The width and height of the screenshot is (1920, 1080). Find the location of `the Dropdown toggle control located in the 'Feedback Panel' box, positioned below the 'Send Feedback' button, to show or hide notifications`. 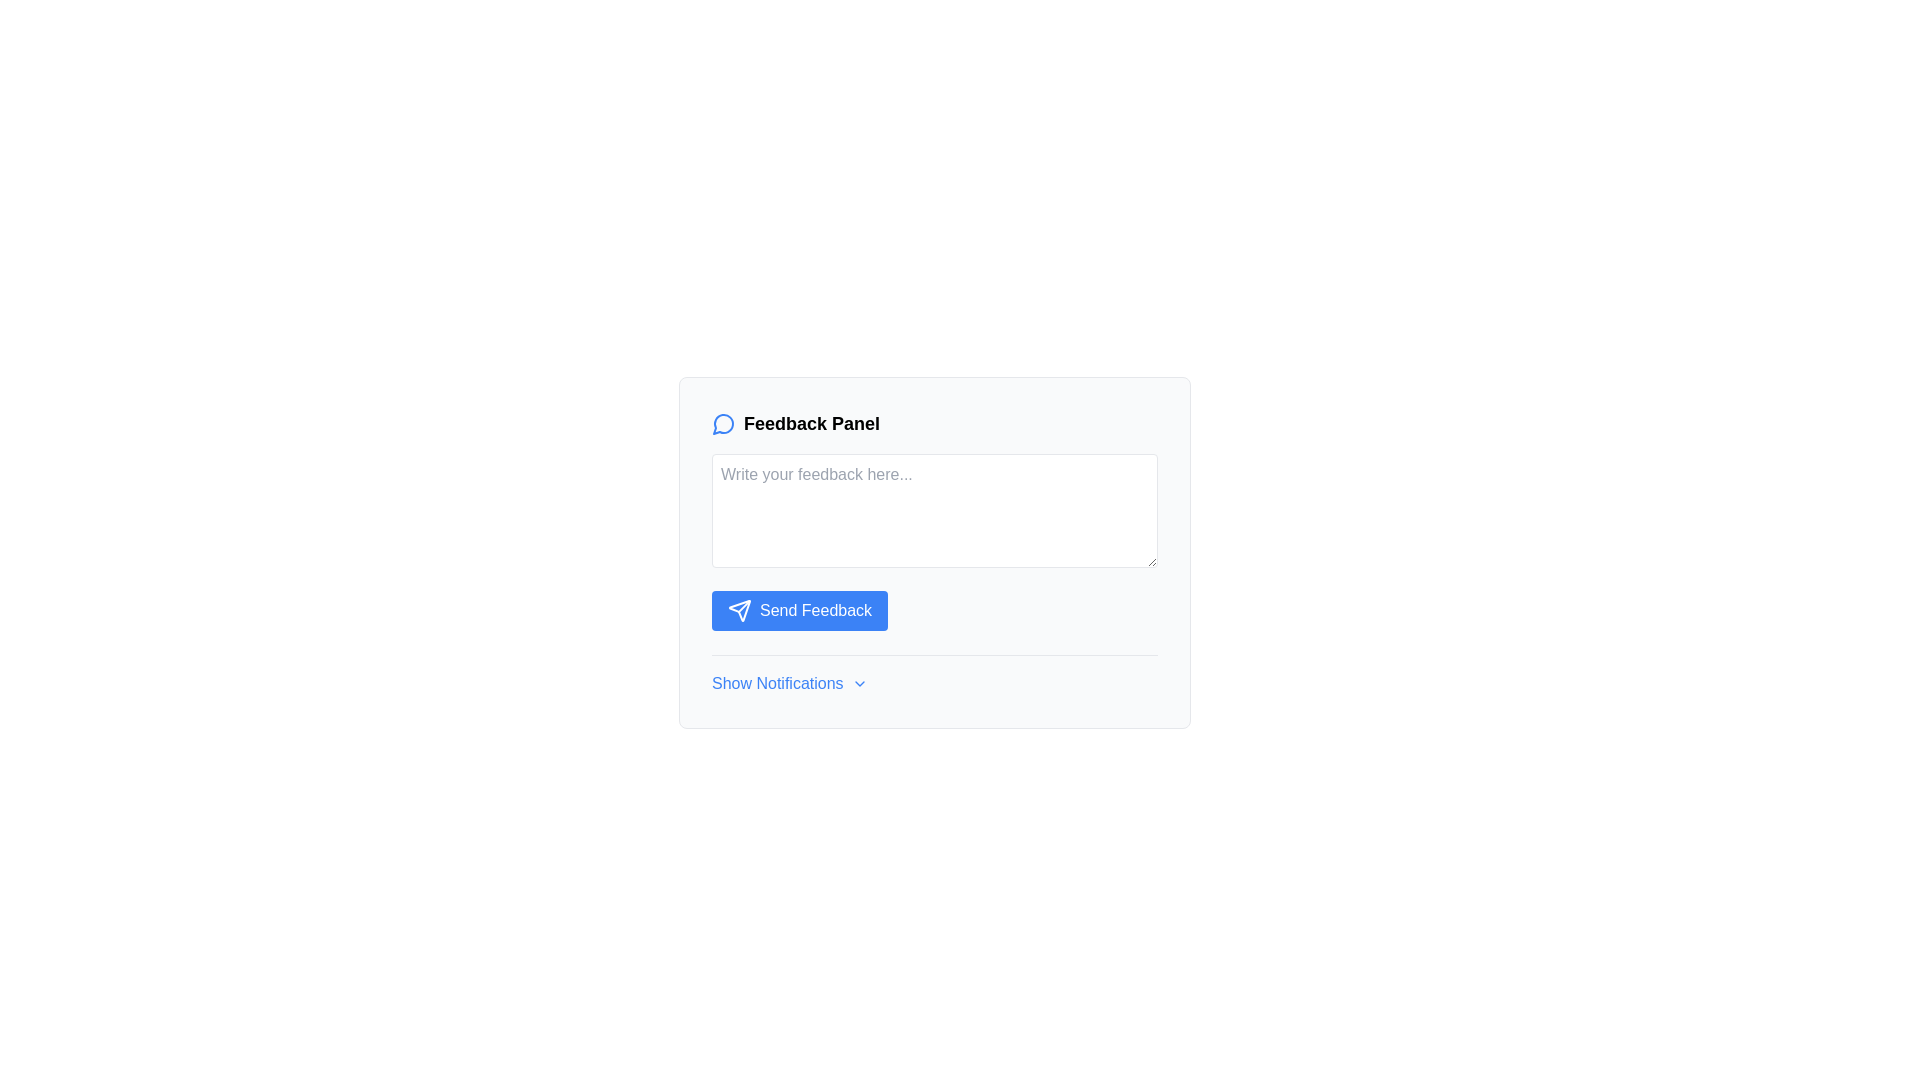

the Dropdown toggle control located in the 'Feedback Panel' box, positioned below the 'Send Feedback' button, to show or hide notifications is located at coordinates (934, 675).